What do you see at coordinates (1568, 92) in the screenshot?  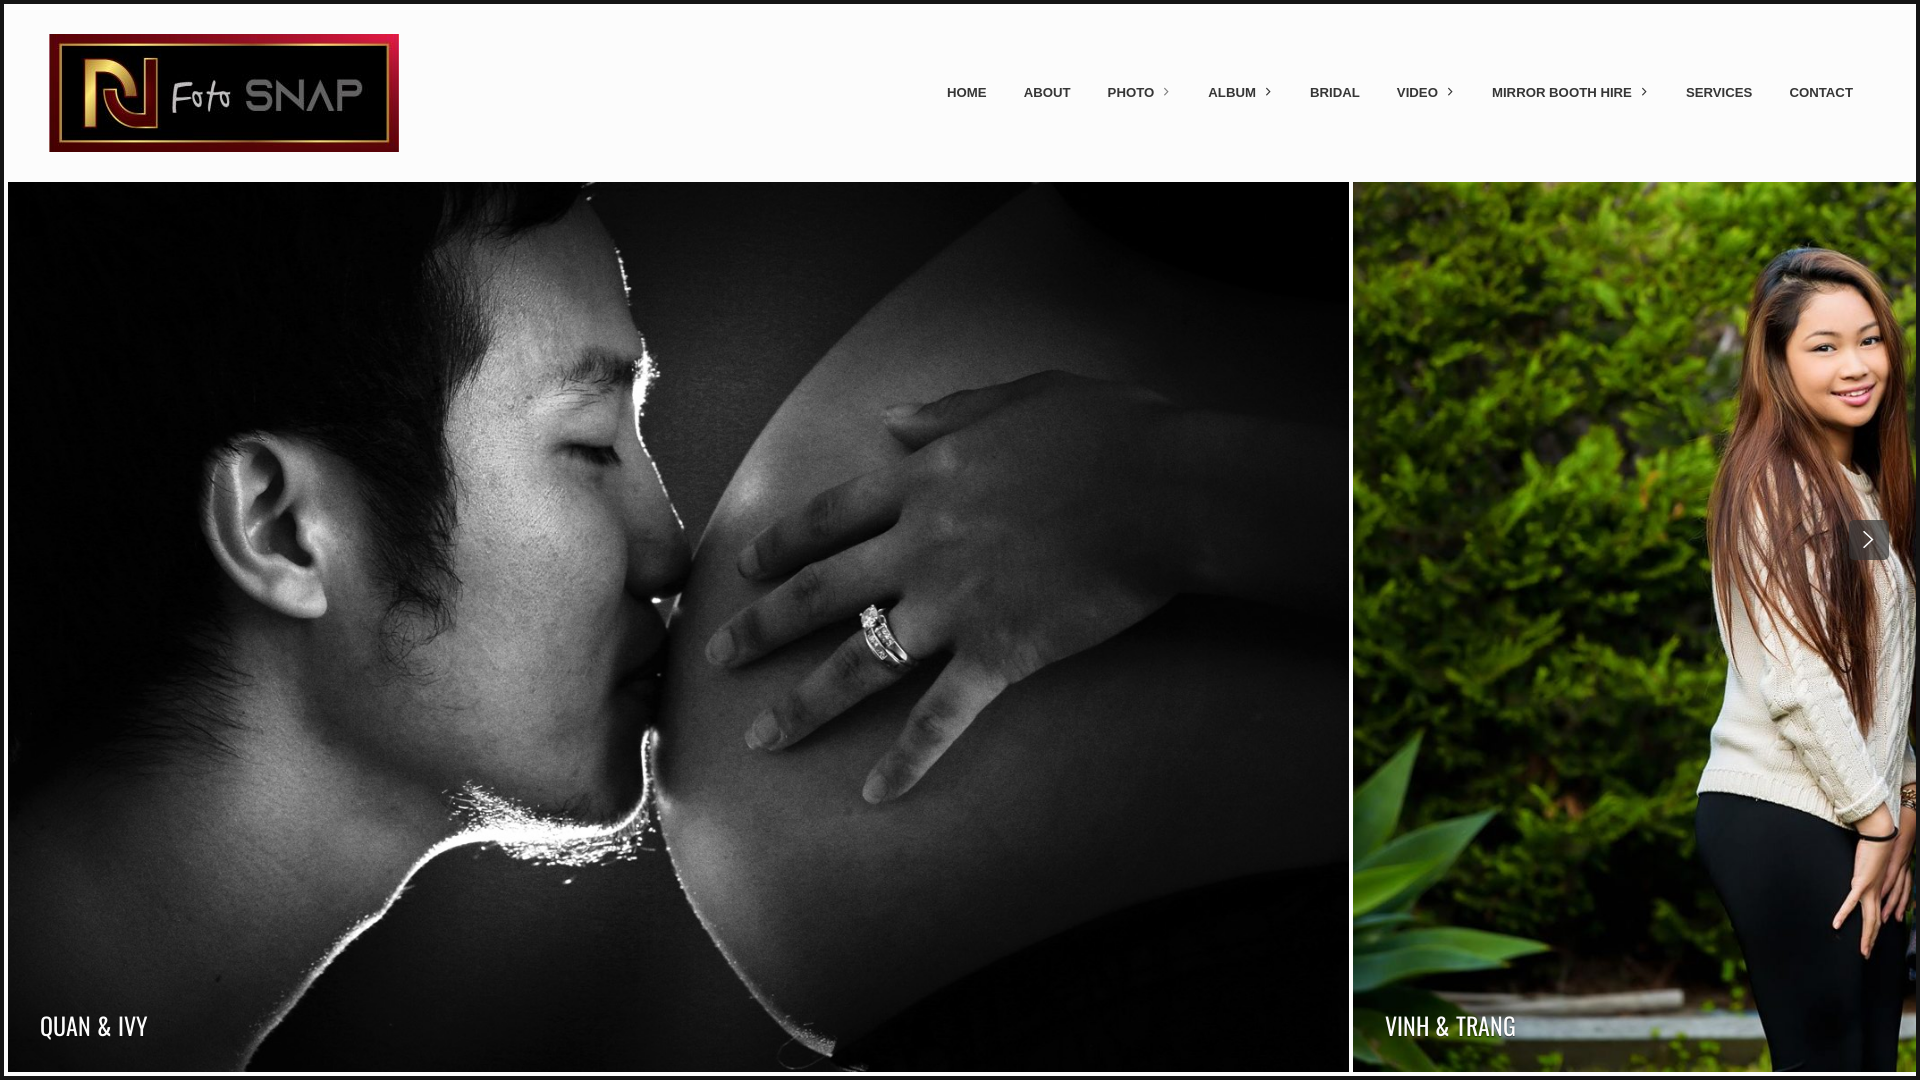 I see `'MIRROR BOOTH HIRE'` at bounding box center [1568, 92].